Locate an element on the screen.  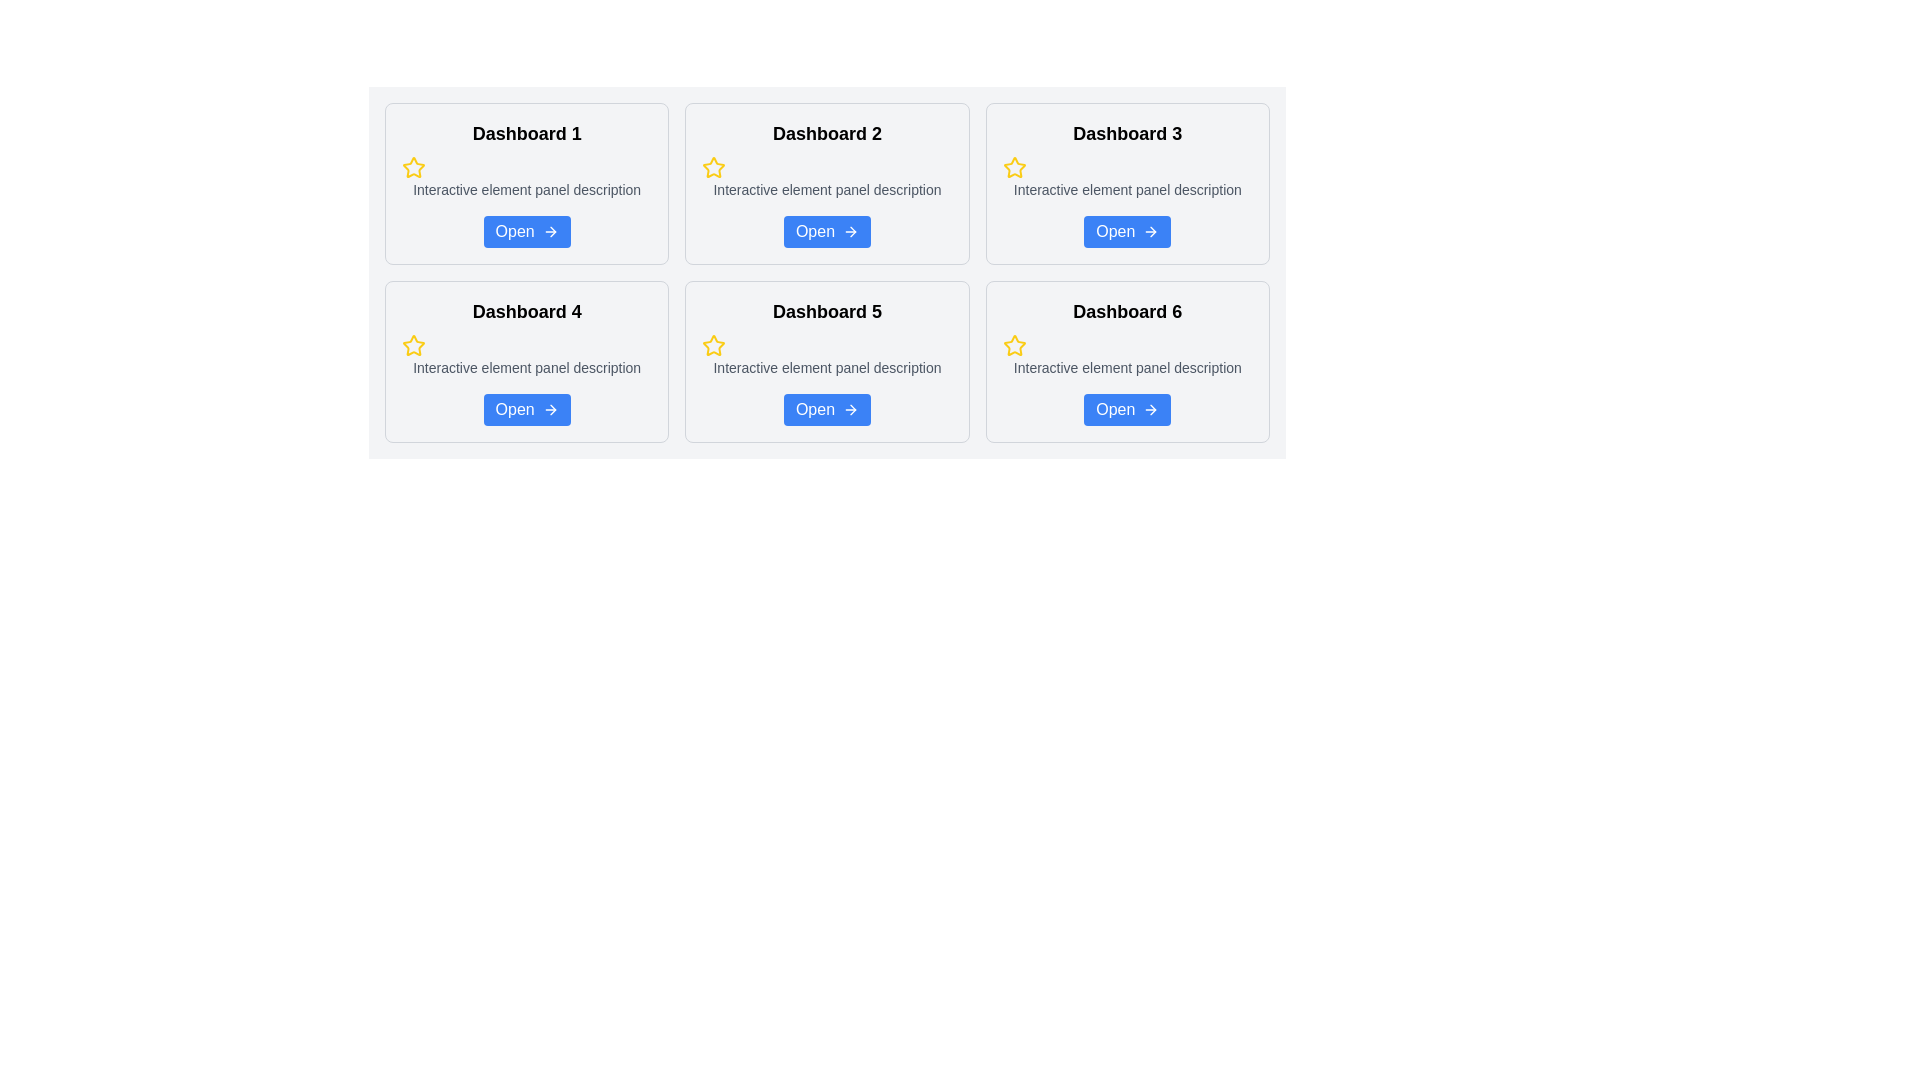
the 'Open' button on the fifth panel in the grid layout for 'Dashboard 5' is located at coordinates (827, 362).